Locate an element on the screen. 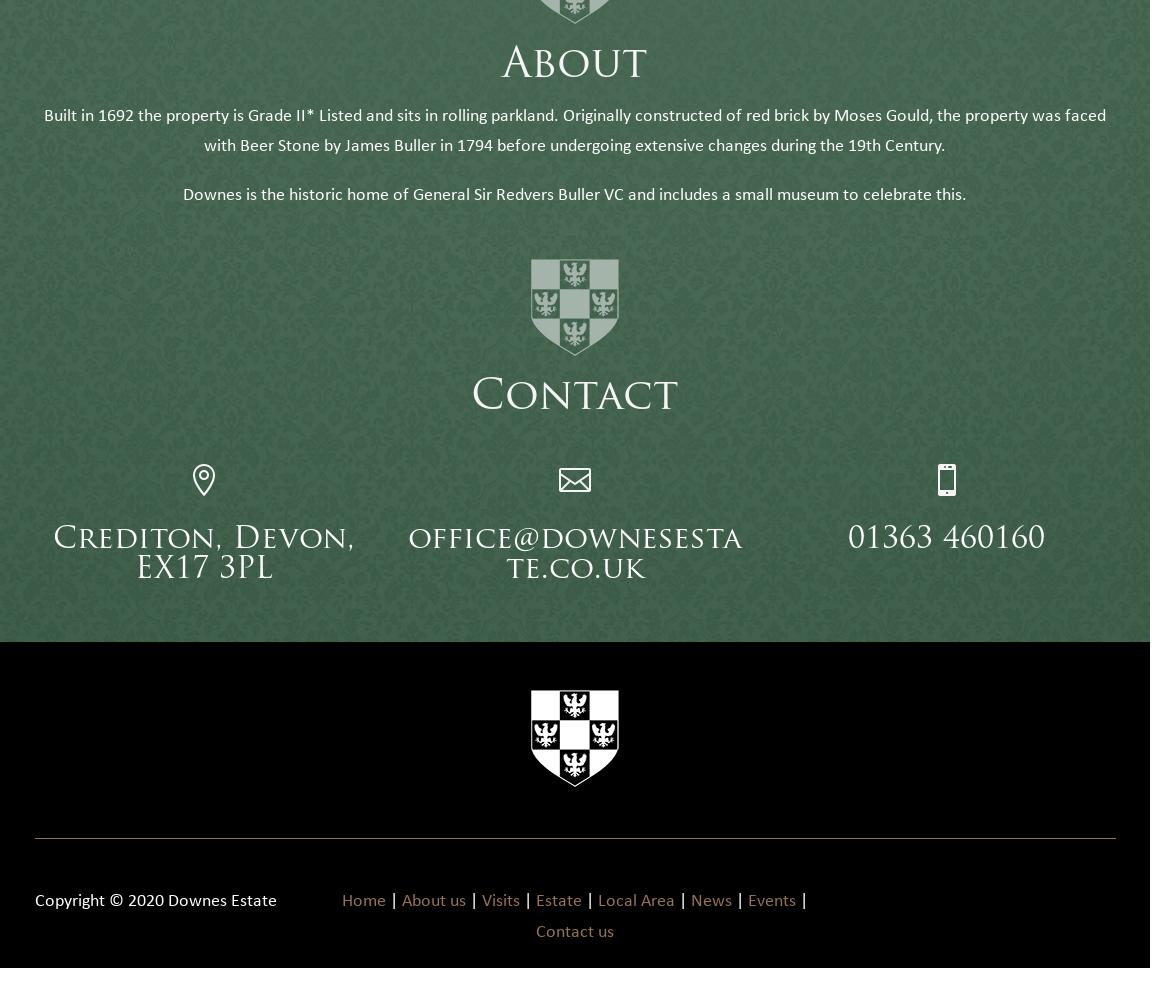 The image size is (1170, 998). 'Built in 1692 the property is Grade II* Listed and sits in rolling parkland. Originally constructed of red brick by Moses Gould, the property was faced with Beer Stone by James Buller in 1794 before undergoing extensive changes during the 19th Century.' is located at coordinates (574, 159).